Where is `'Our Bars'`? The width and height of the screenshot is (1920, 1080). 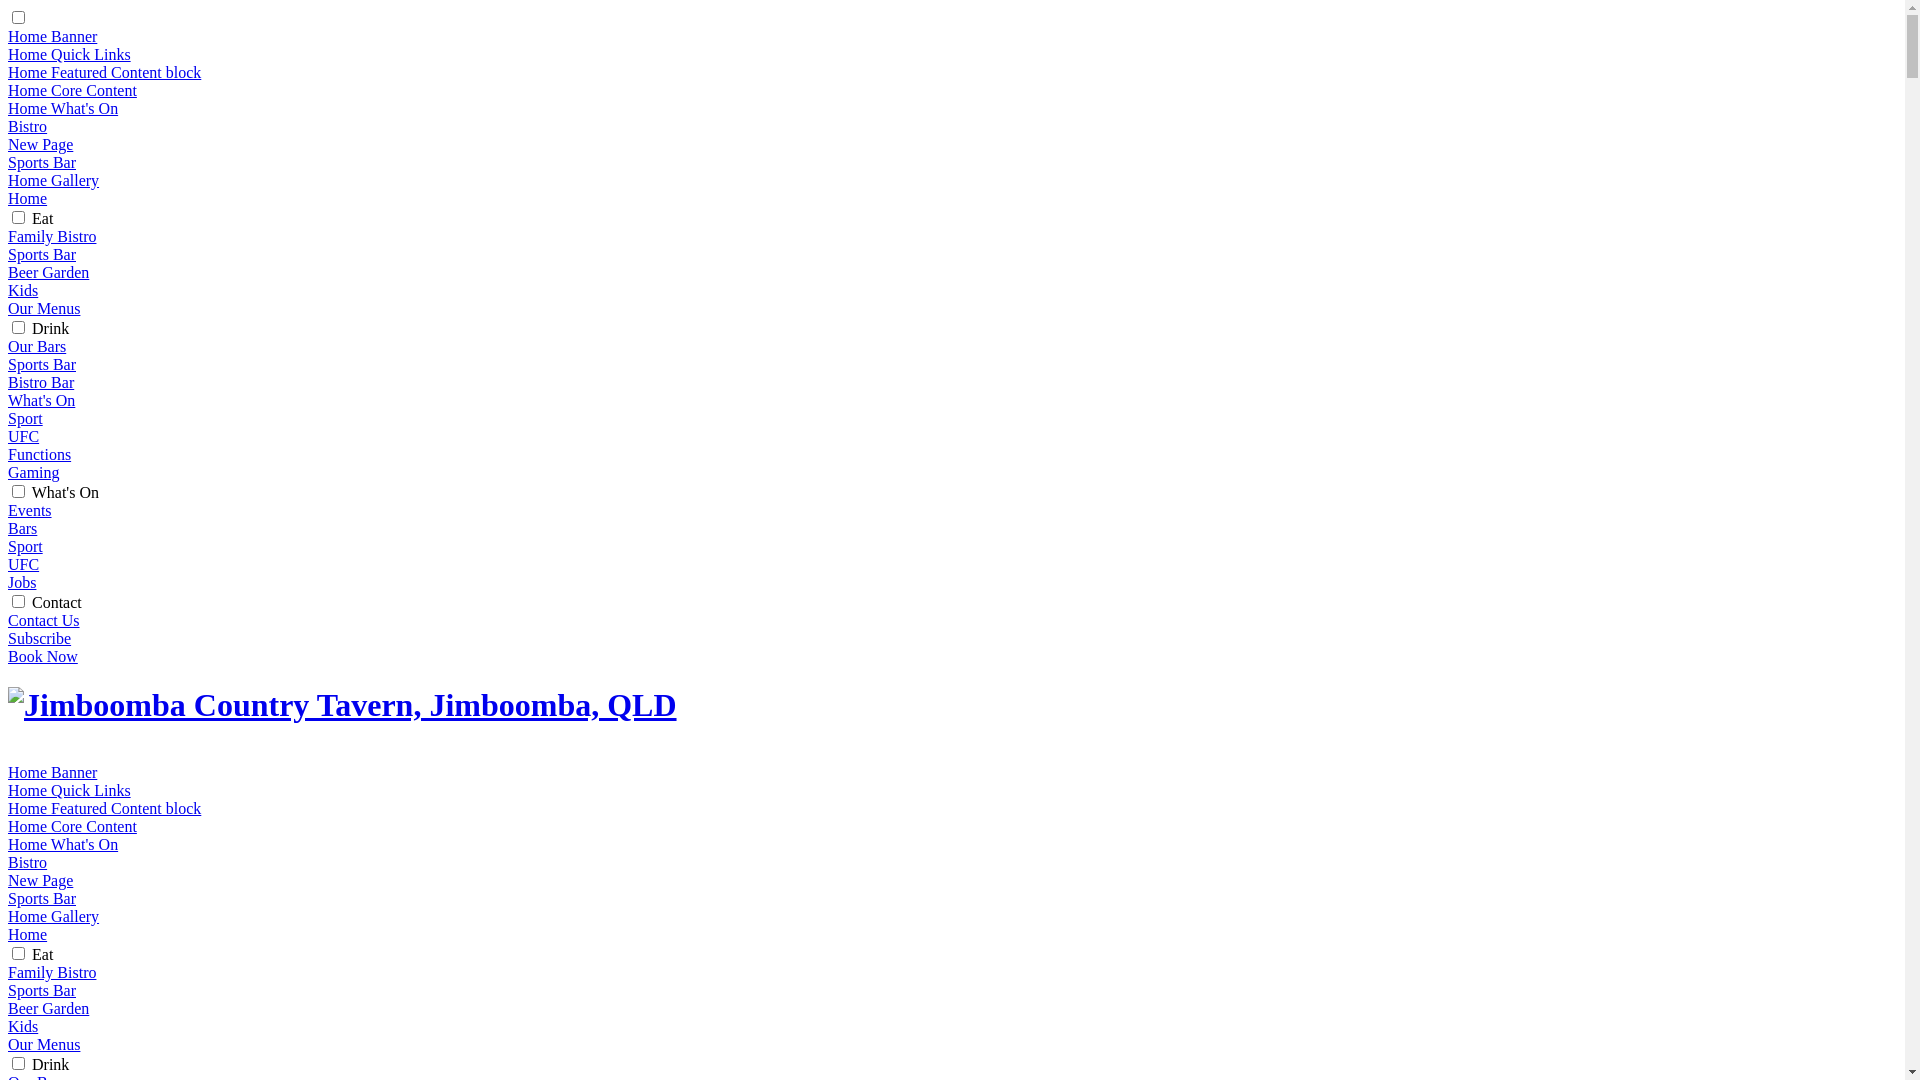
'Our Bars' is located at coordinates (8, 345).